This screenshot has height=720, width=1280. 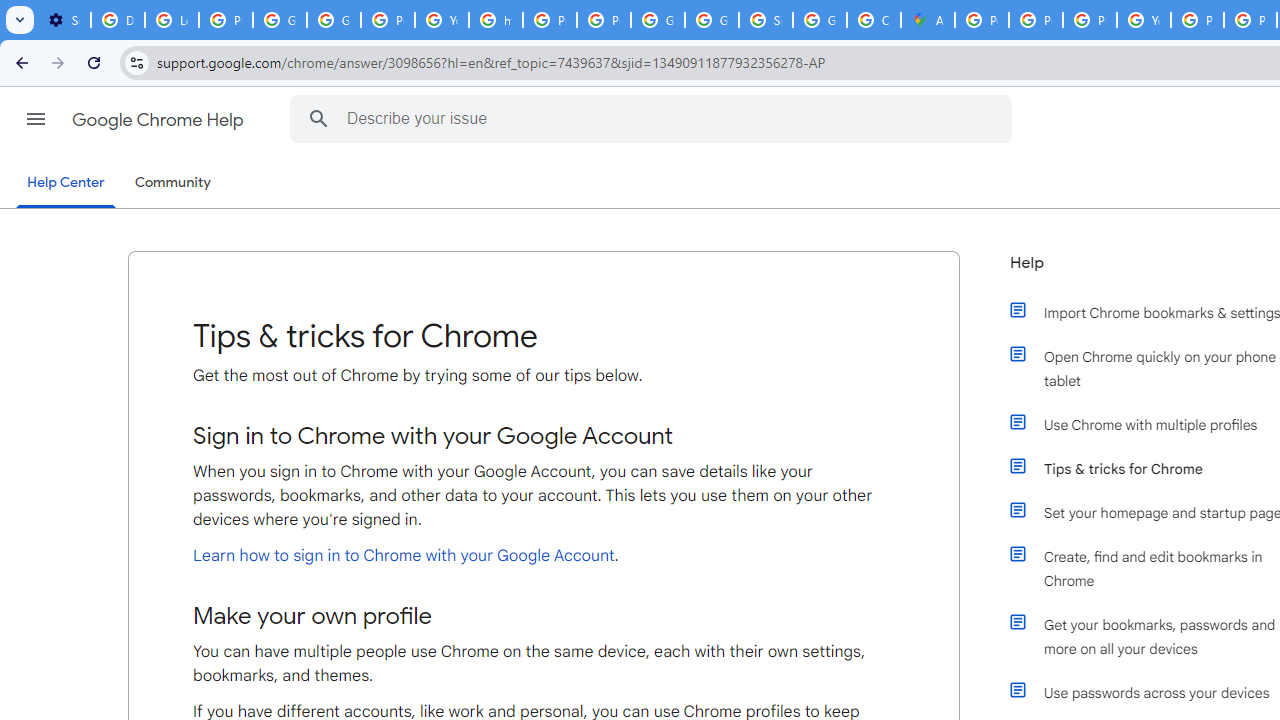 I want to click on 'Privacy Help Center - Policies Help', so click(x=1036, y=20).